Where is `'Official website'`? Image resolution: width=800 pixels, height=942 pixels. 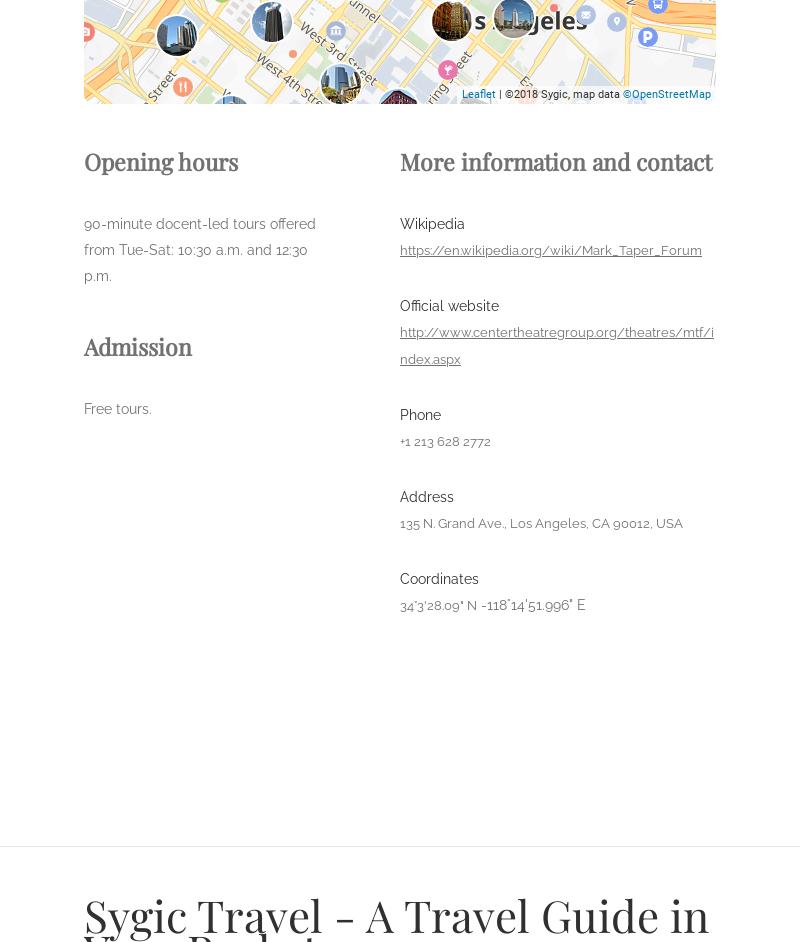 'Official website' is located at coordinates (448, 305).